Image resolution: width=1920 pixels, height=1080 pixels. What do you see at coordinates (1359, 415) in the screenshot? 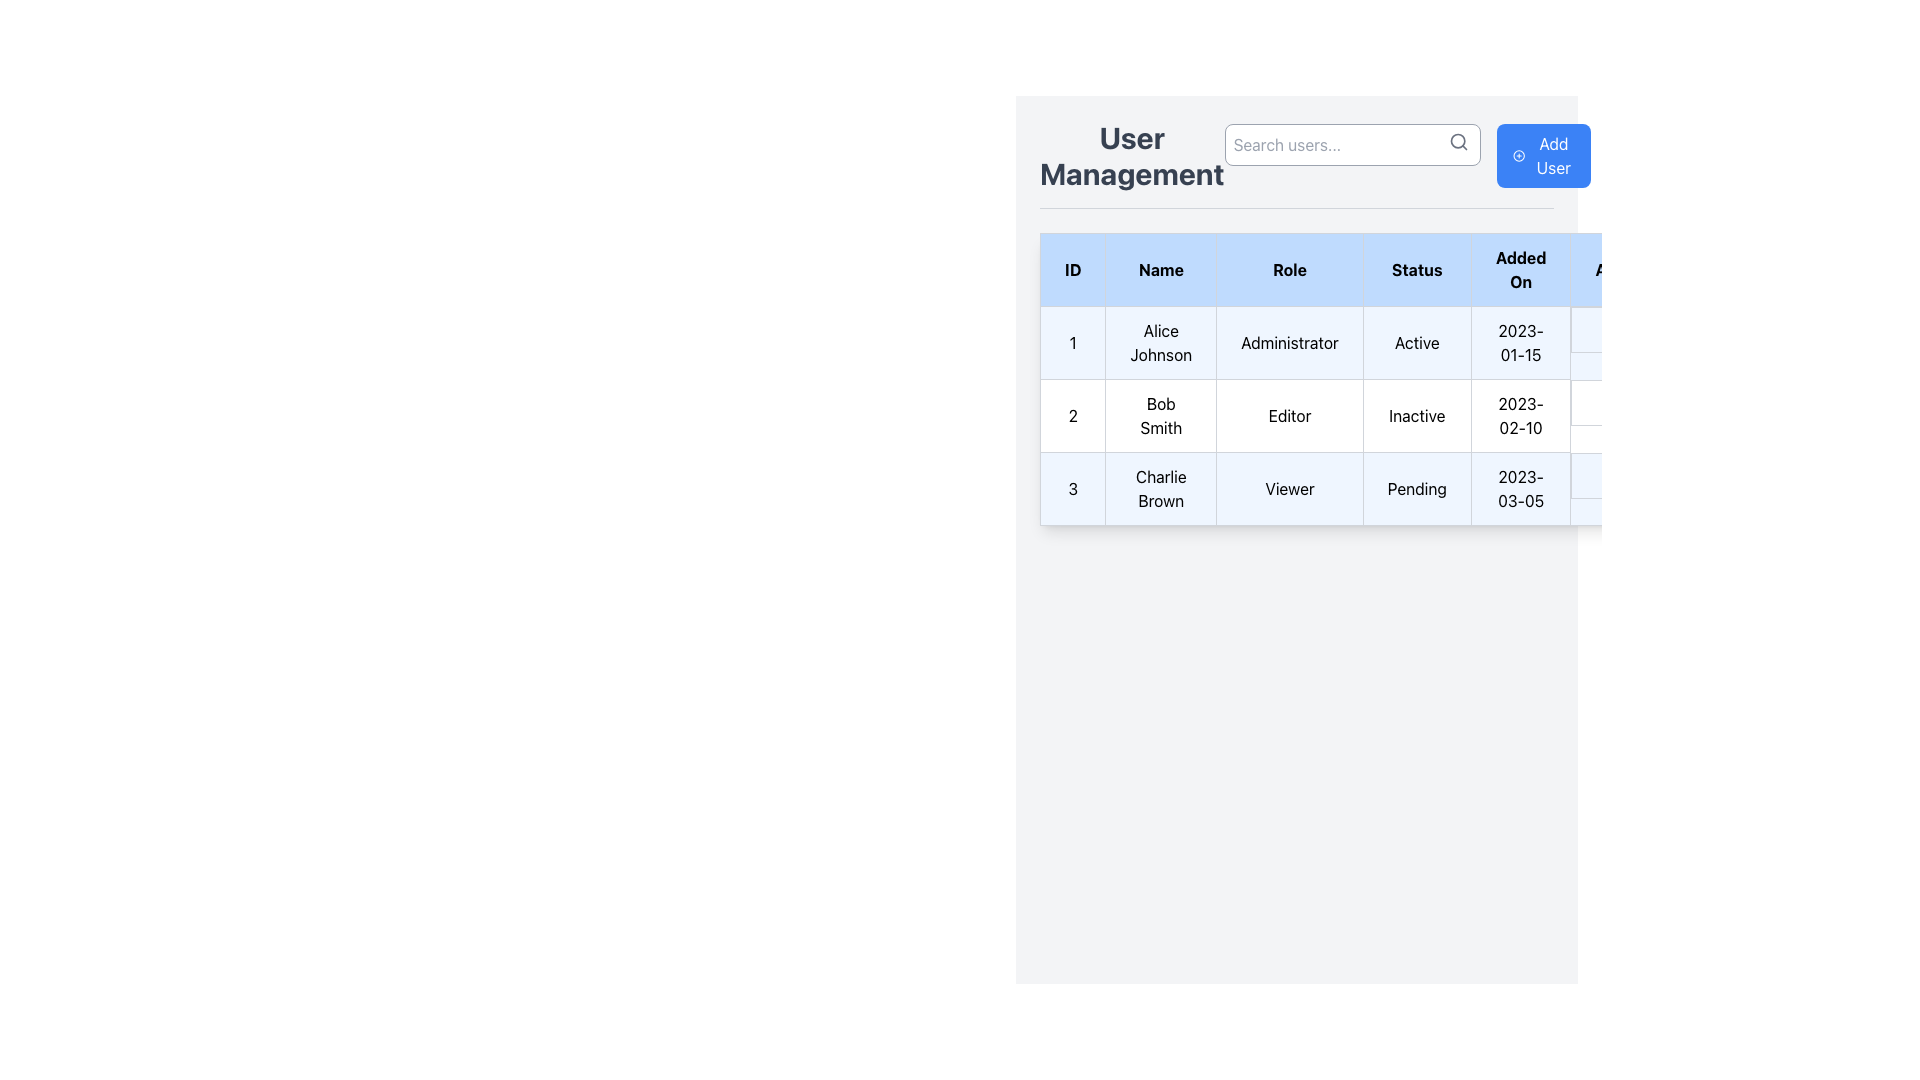
I see `the second row in the table, which includes details for 'Bob Smith', 'Editor', 'Inactive', and '2023-02-10', located between the rows for 'Alice Johnson' and 'Charlie Brown'` at bounding box center [1359, 415].